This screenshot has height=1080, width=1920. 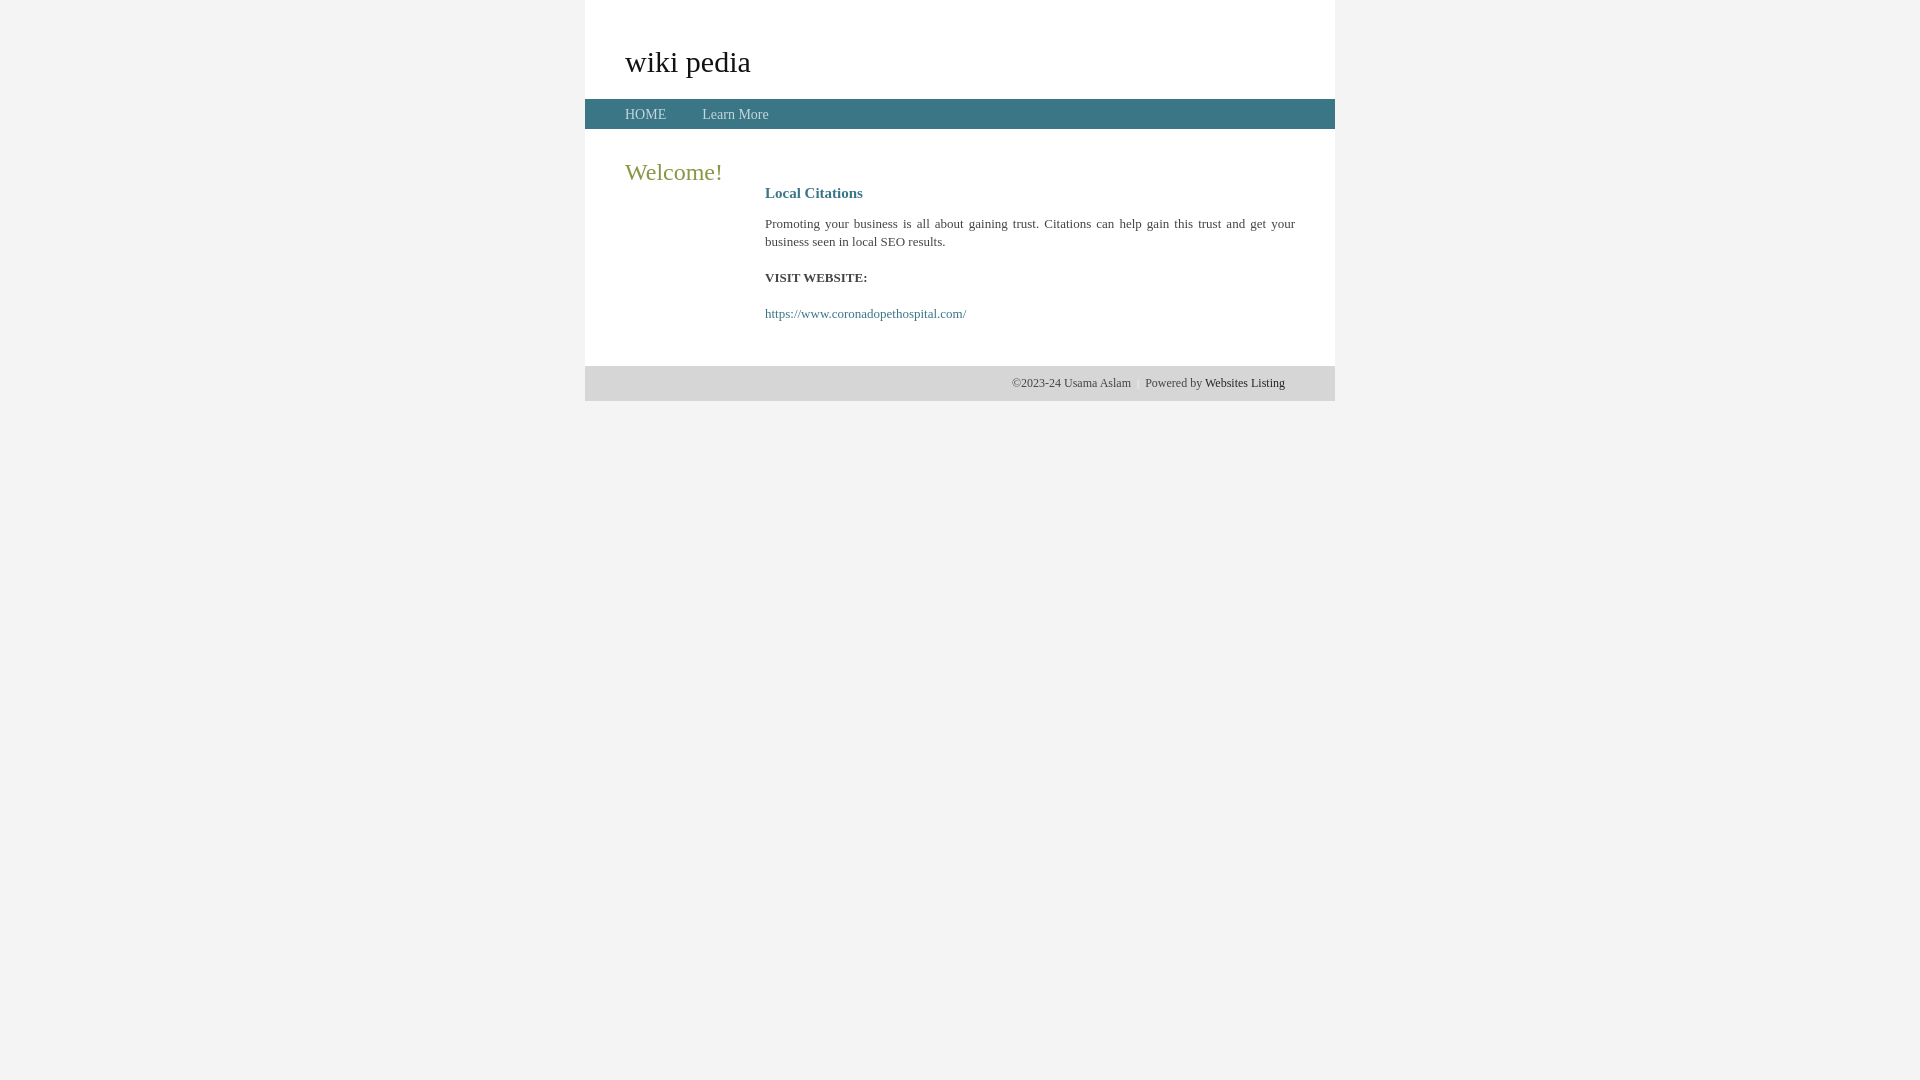 What do you see at coordinates (687, 60) in the screenshot?
I see `'wiki pedia'` at bounding box center [687, 60].